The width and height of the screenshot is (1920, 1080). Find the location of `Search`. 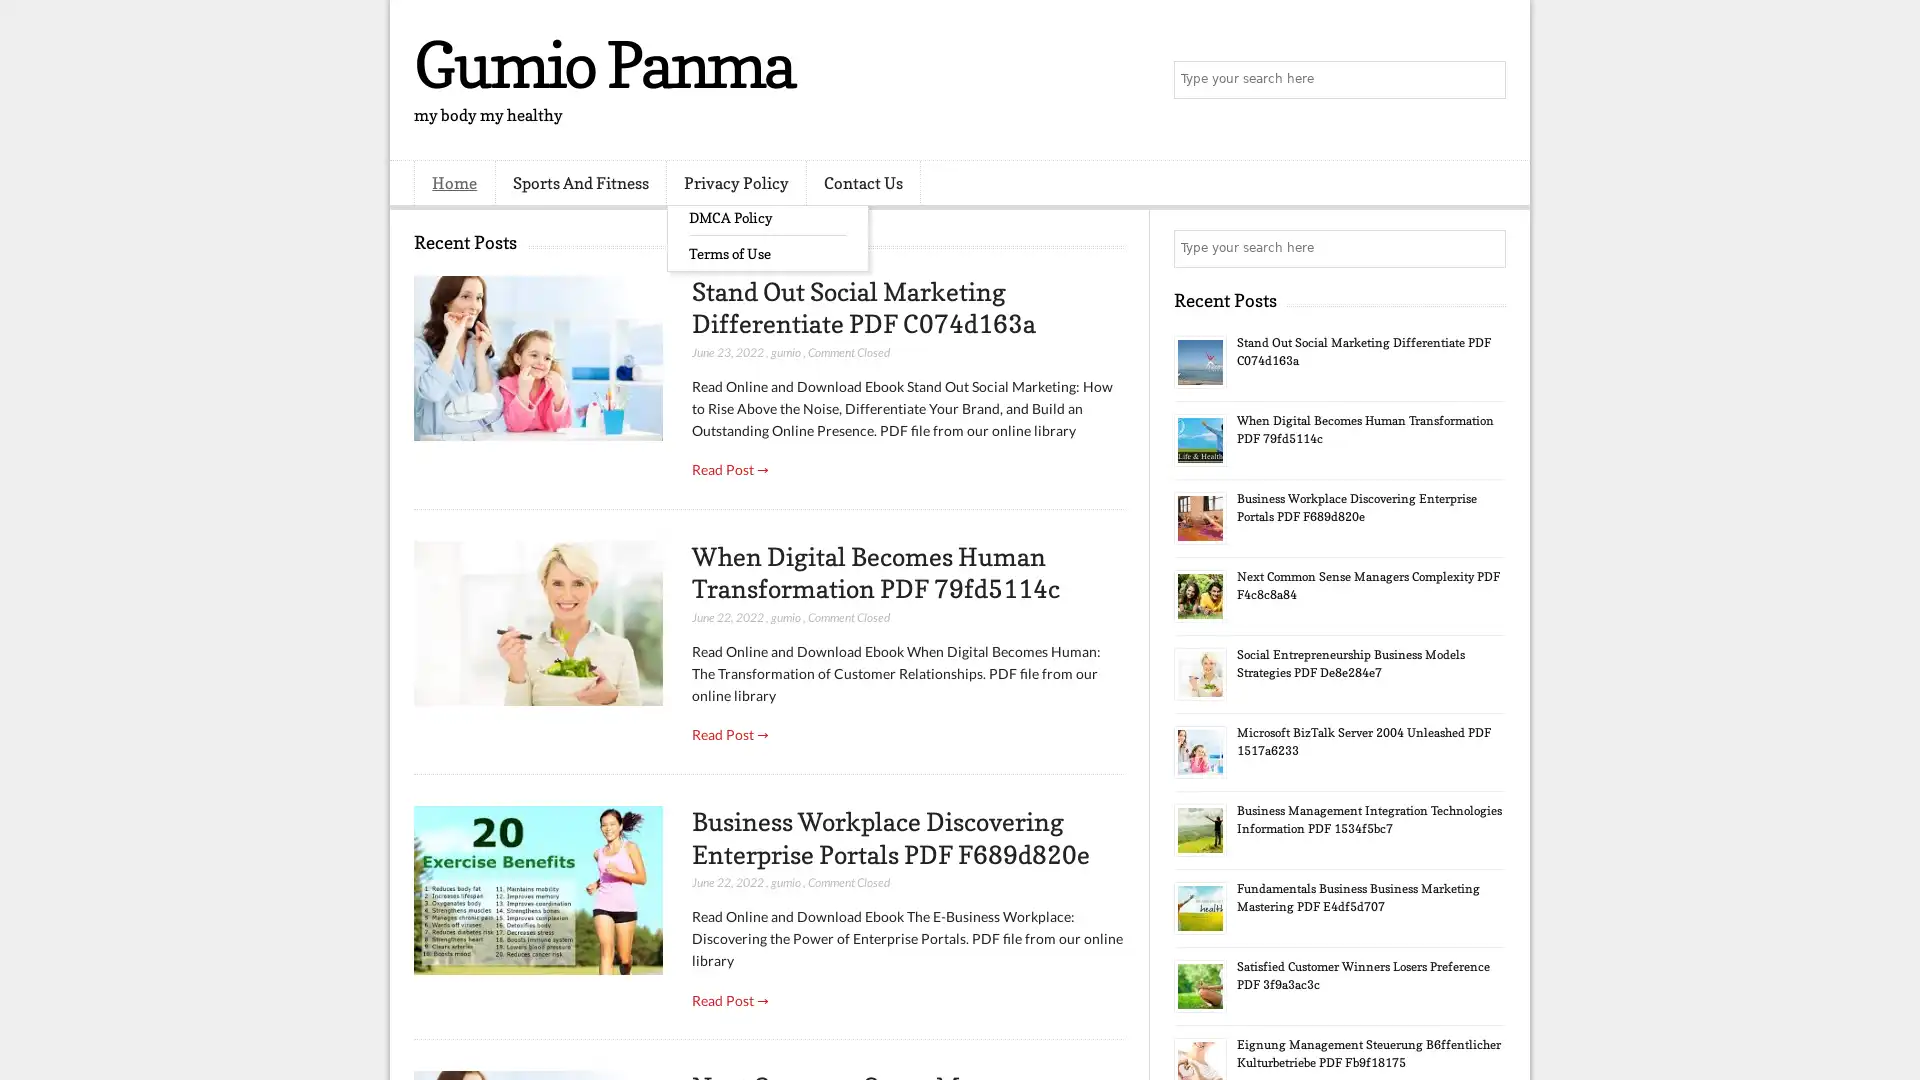

Search is located at coordinates (1485, 80).